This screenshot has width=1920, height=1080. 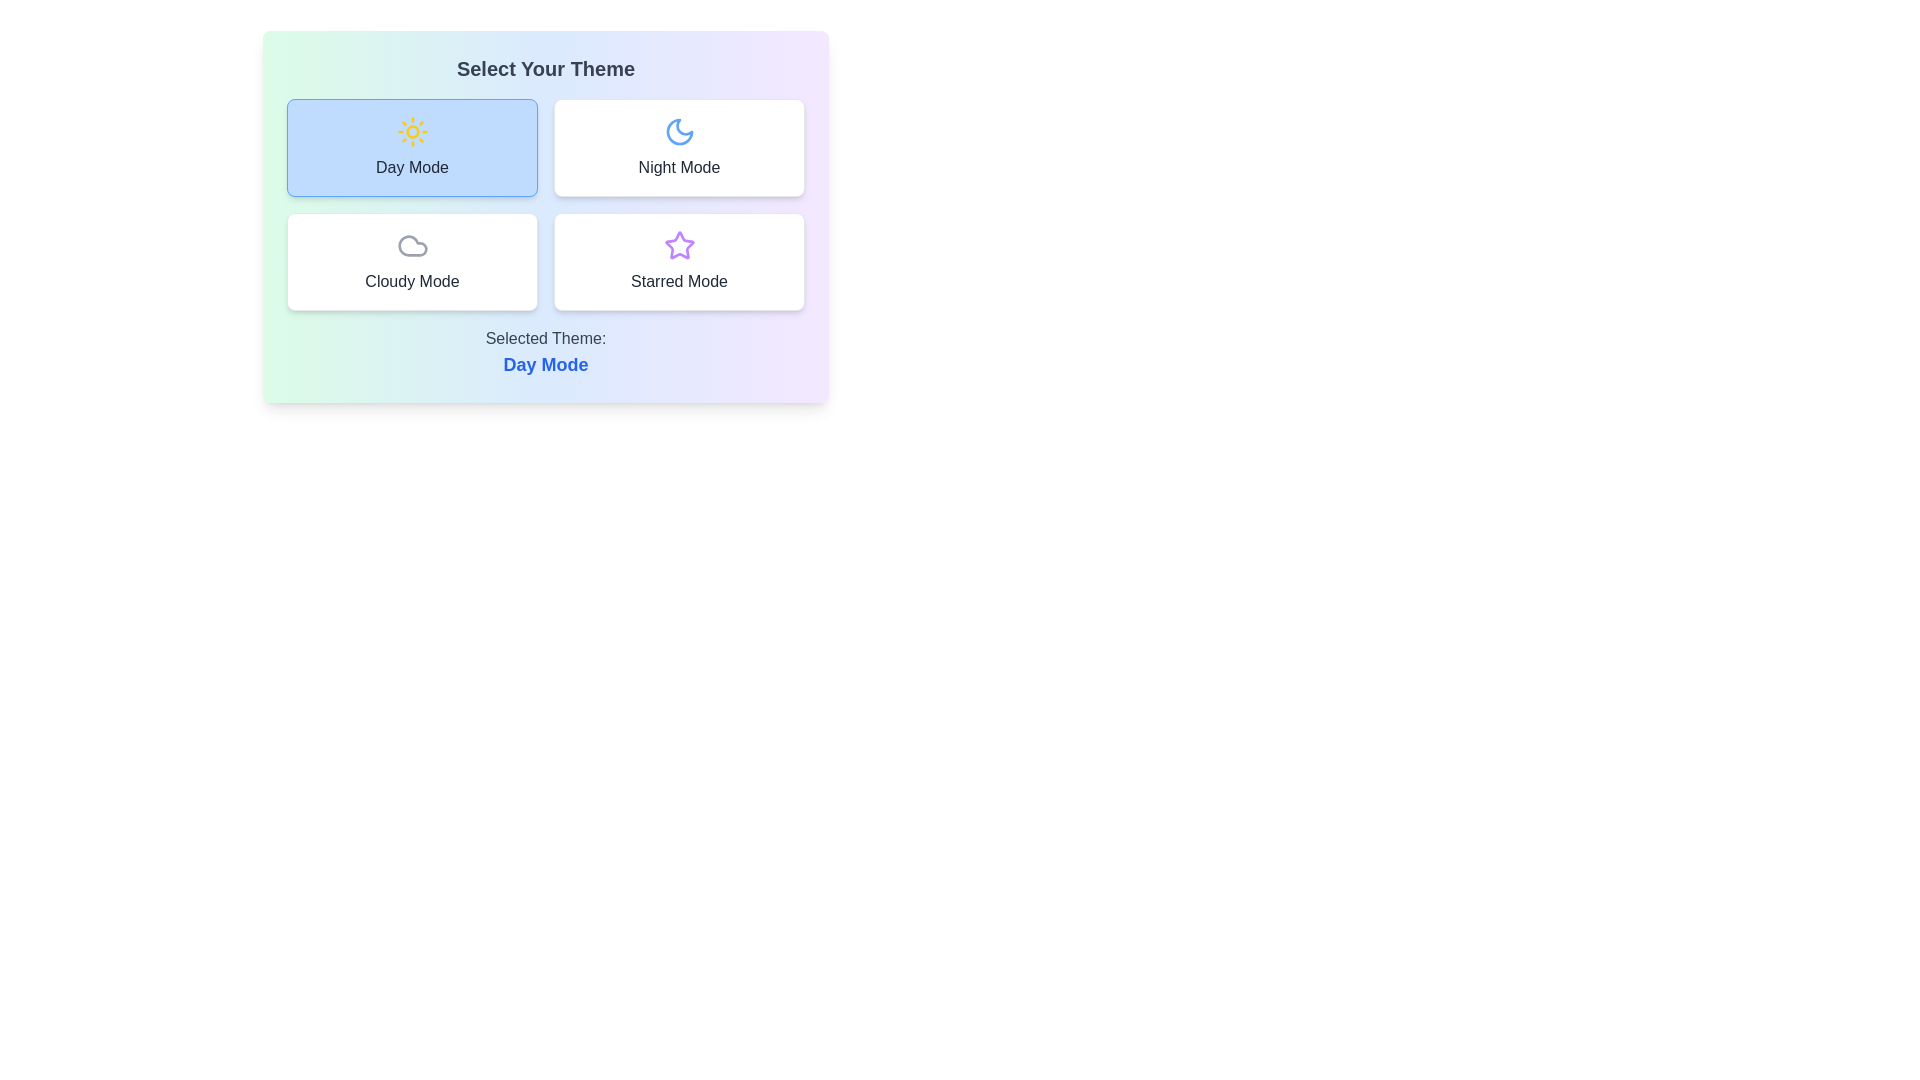 What do you see at coordinates (411, 146) in the screenshot?
I see `the button corresponding to Day Mode theme to observe its hover effect` at bounding box center [411, 146].